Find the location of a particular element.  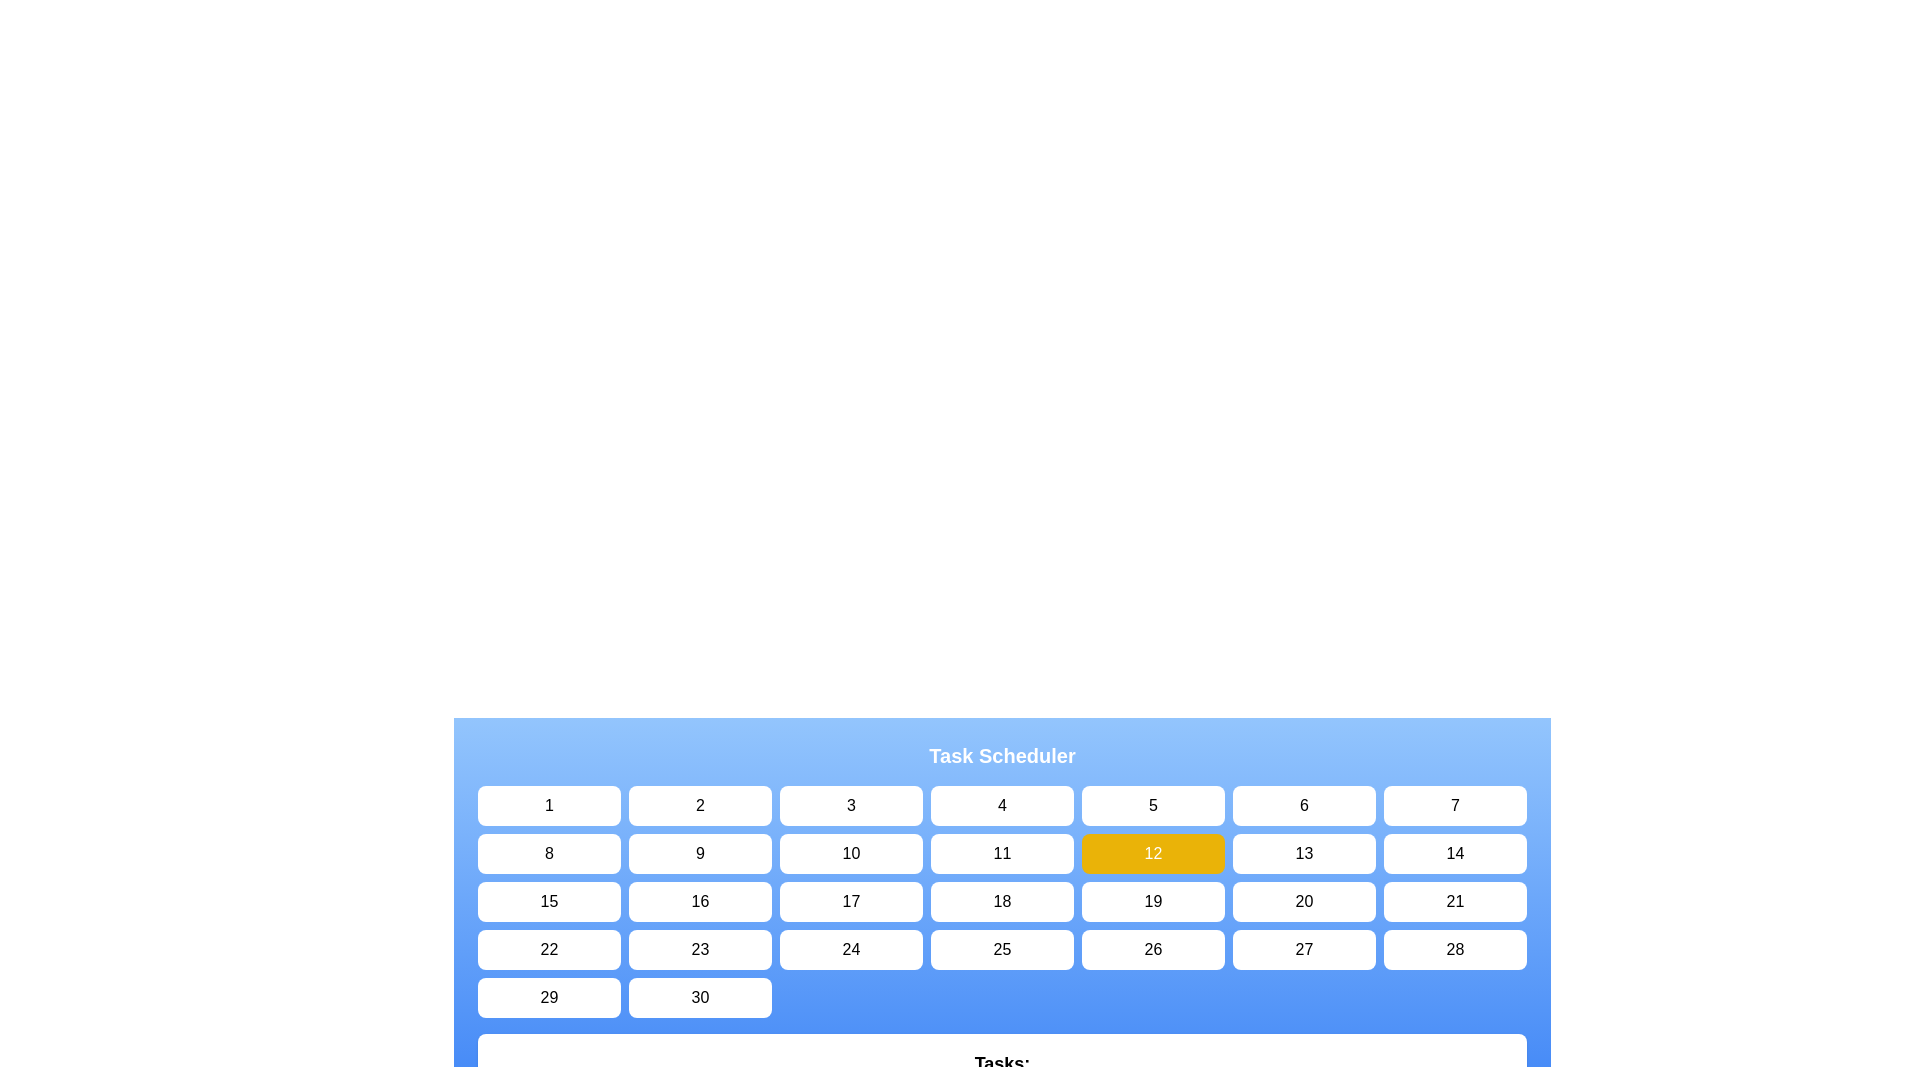

the rectangular button with a white background and black text showing the number '29' is located at coordinates (549, 998).